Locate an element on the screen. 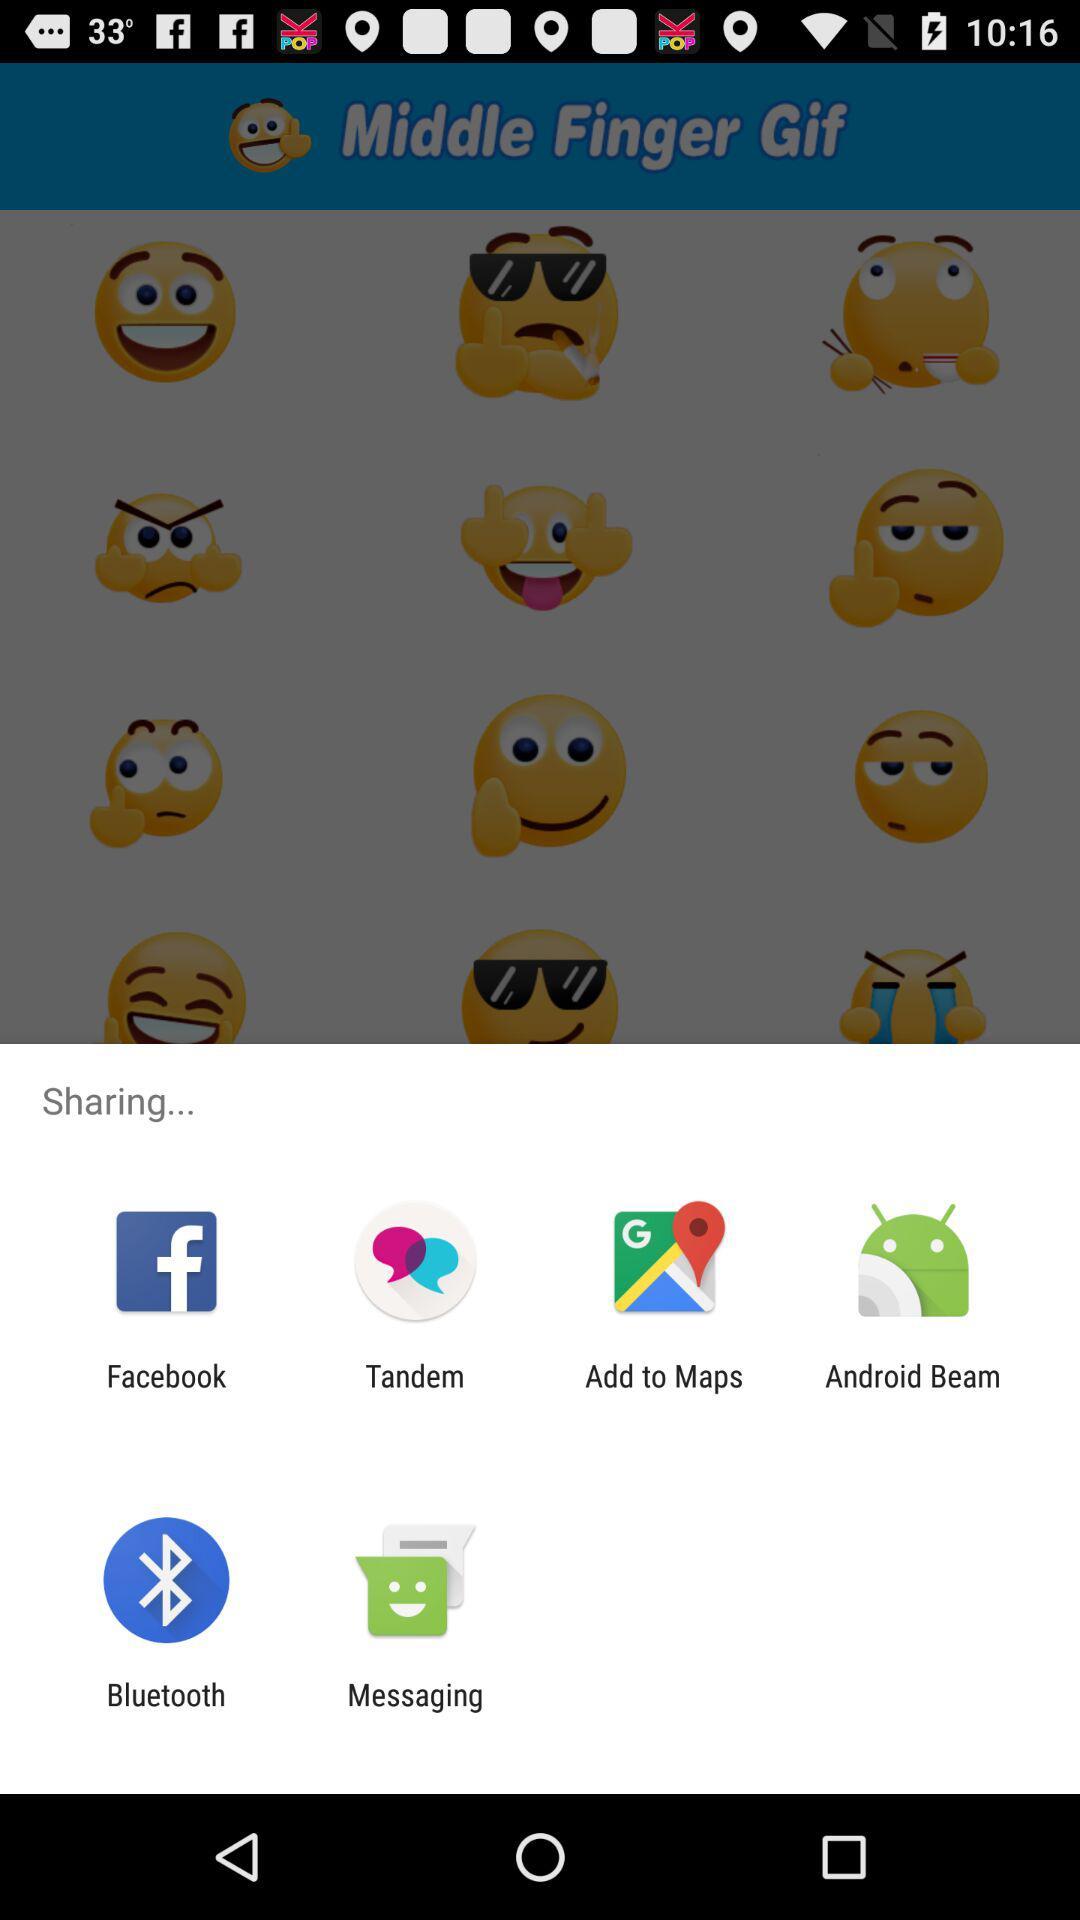 This screenshot has height=1920, width=1080. the tandem is located at coordinates (414, 1392).